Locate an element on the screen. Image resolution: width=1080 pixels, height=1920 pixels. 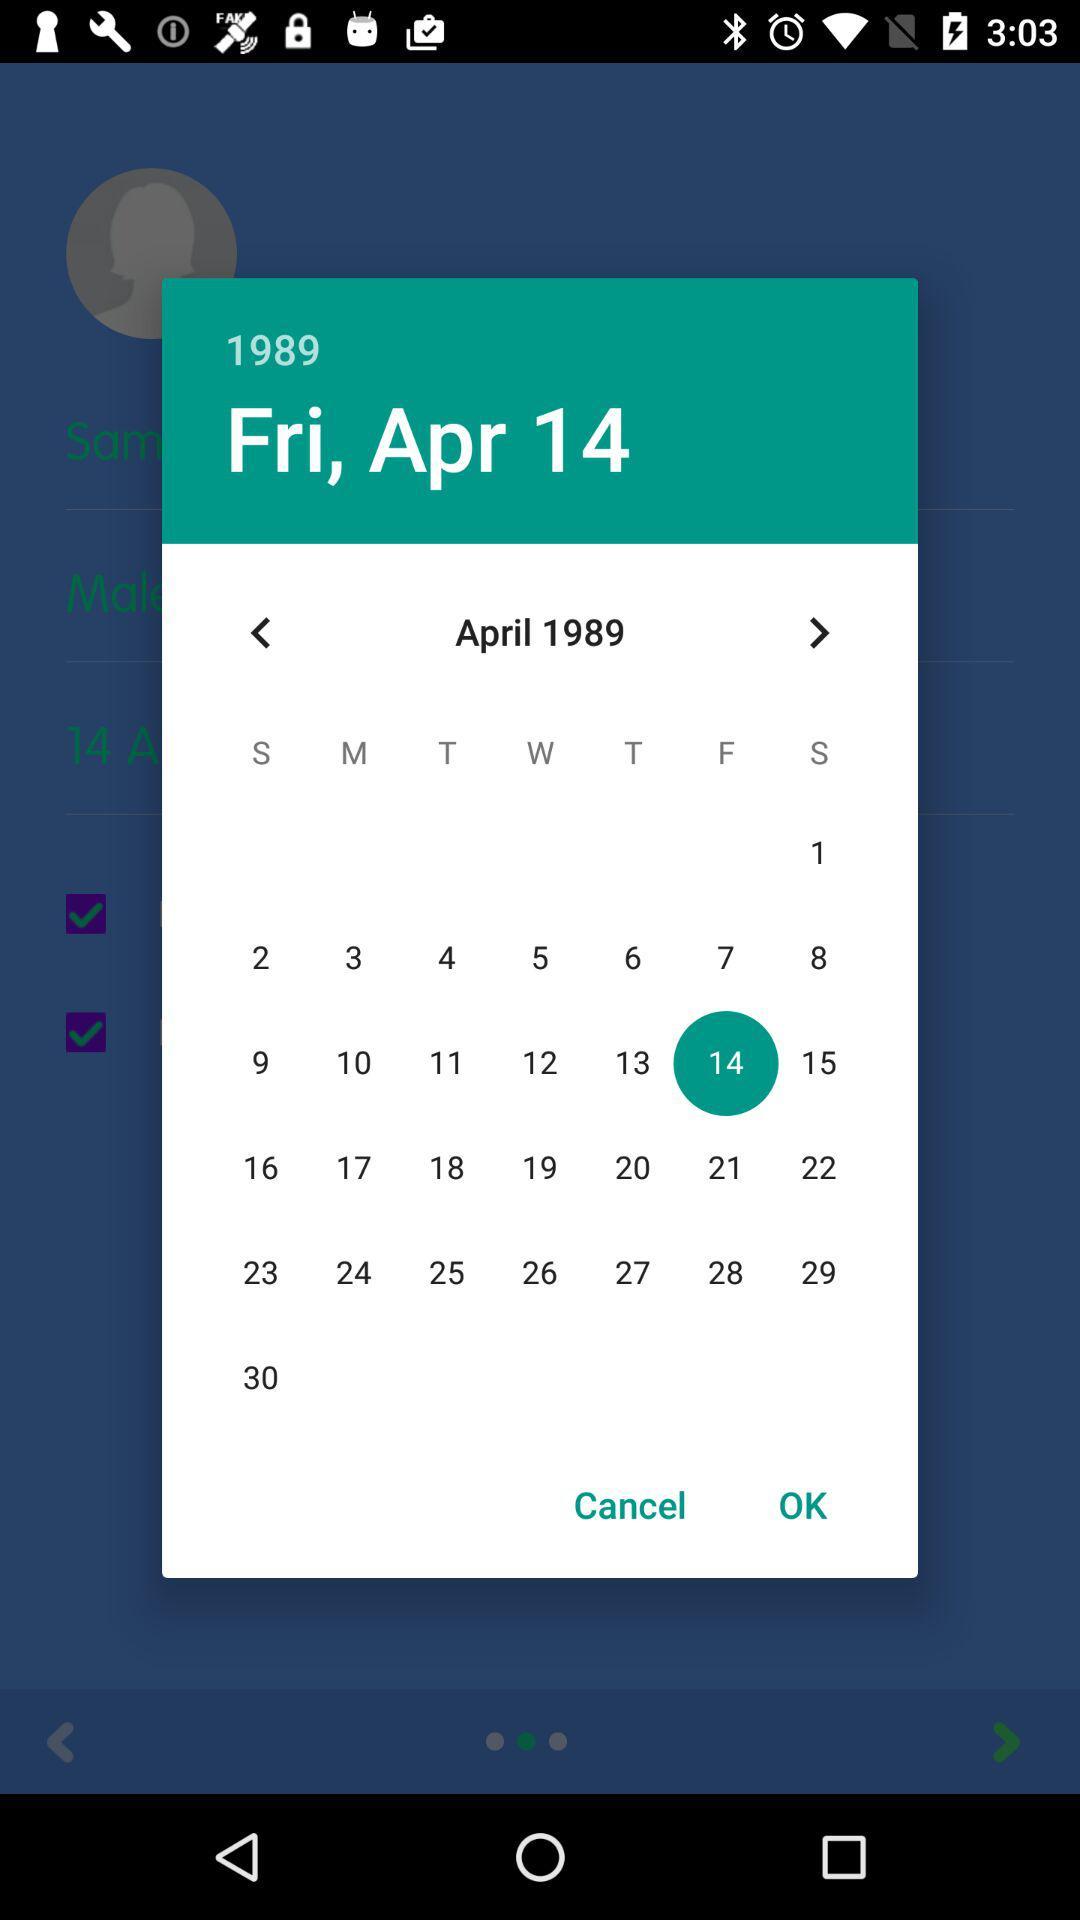
item to the left of the ok icon is located at coordinates (630, 1504).